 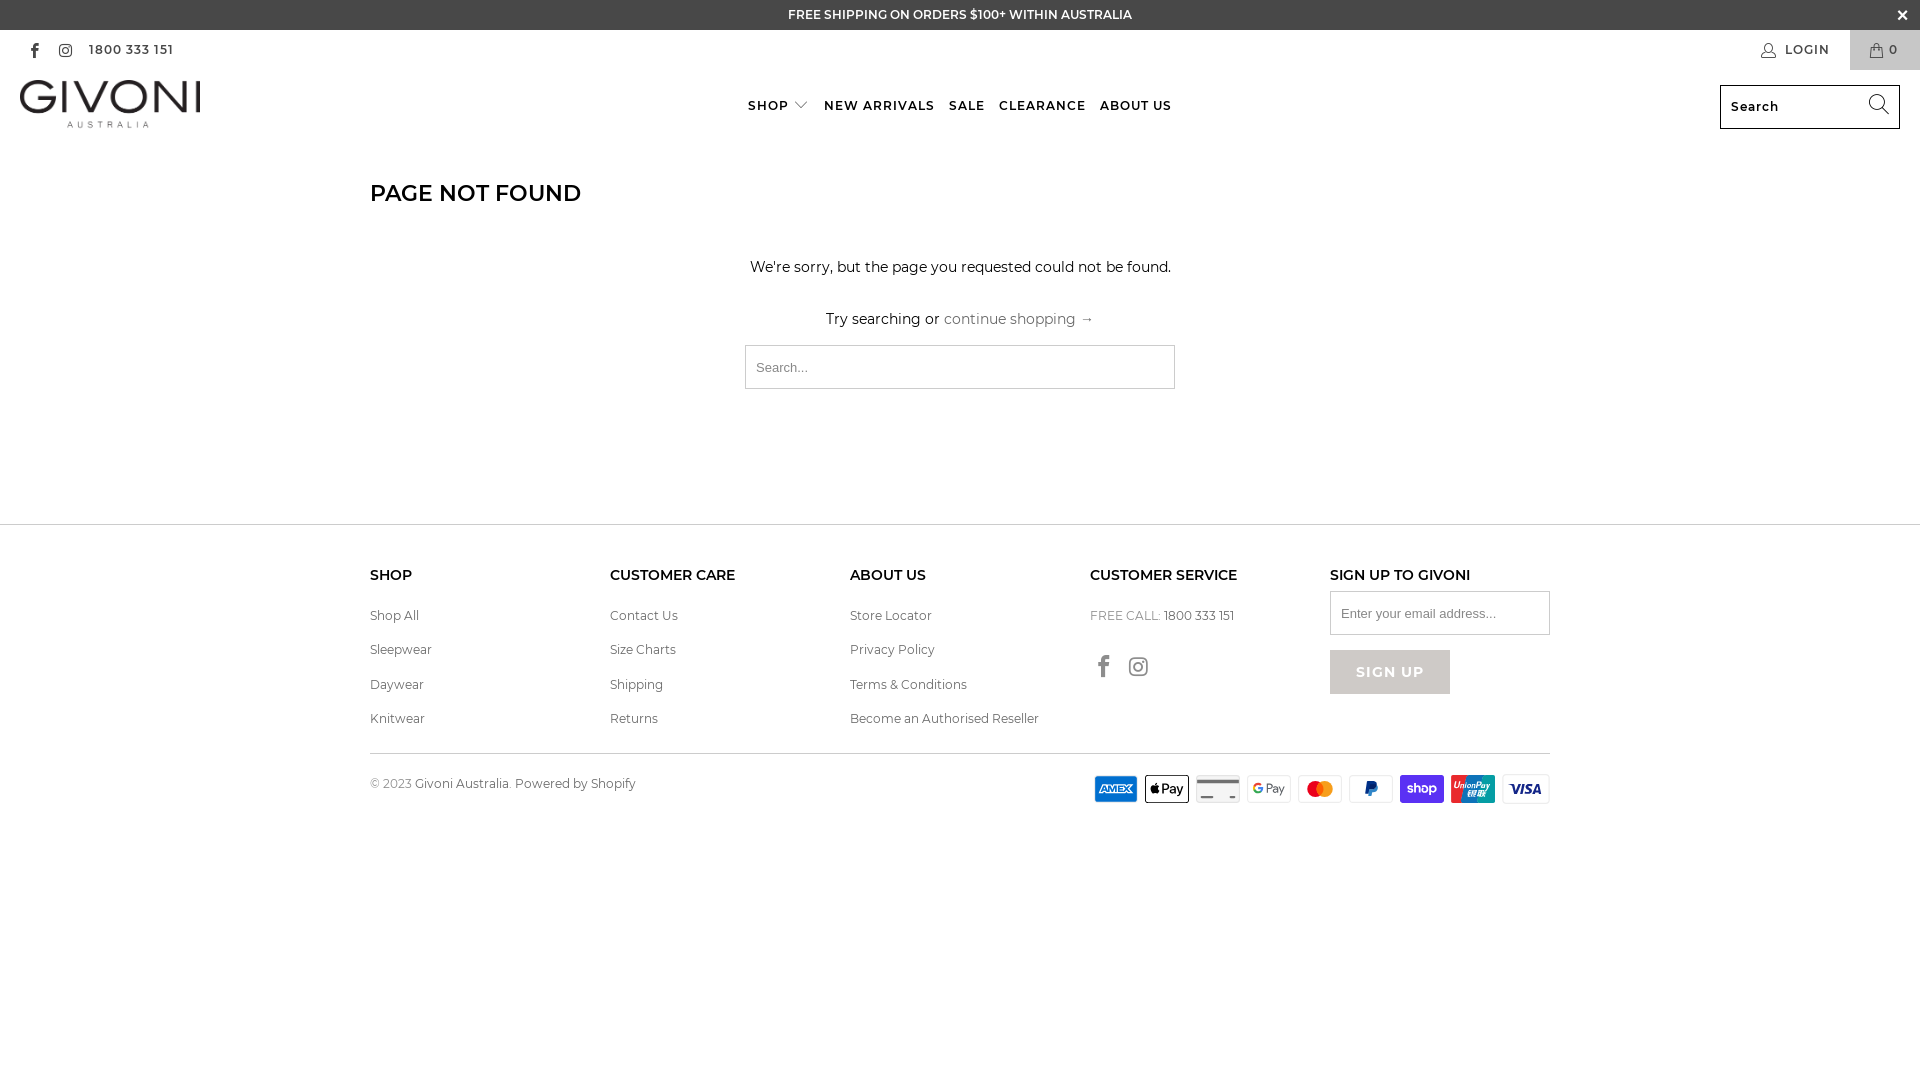 I want to click on 'Givoni Australia on Instagram', so click(x=64, y=48).